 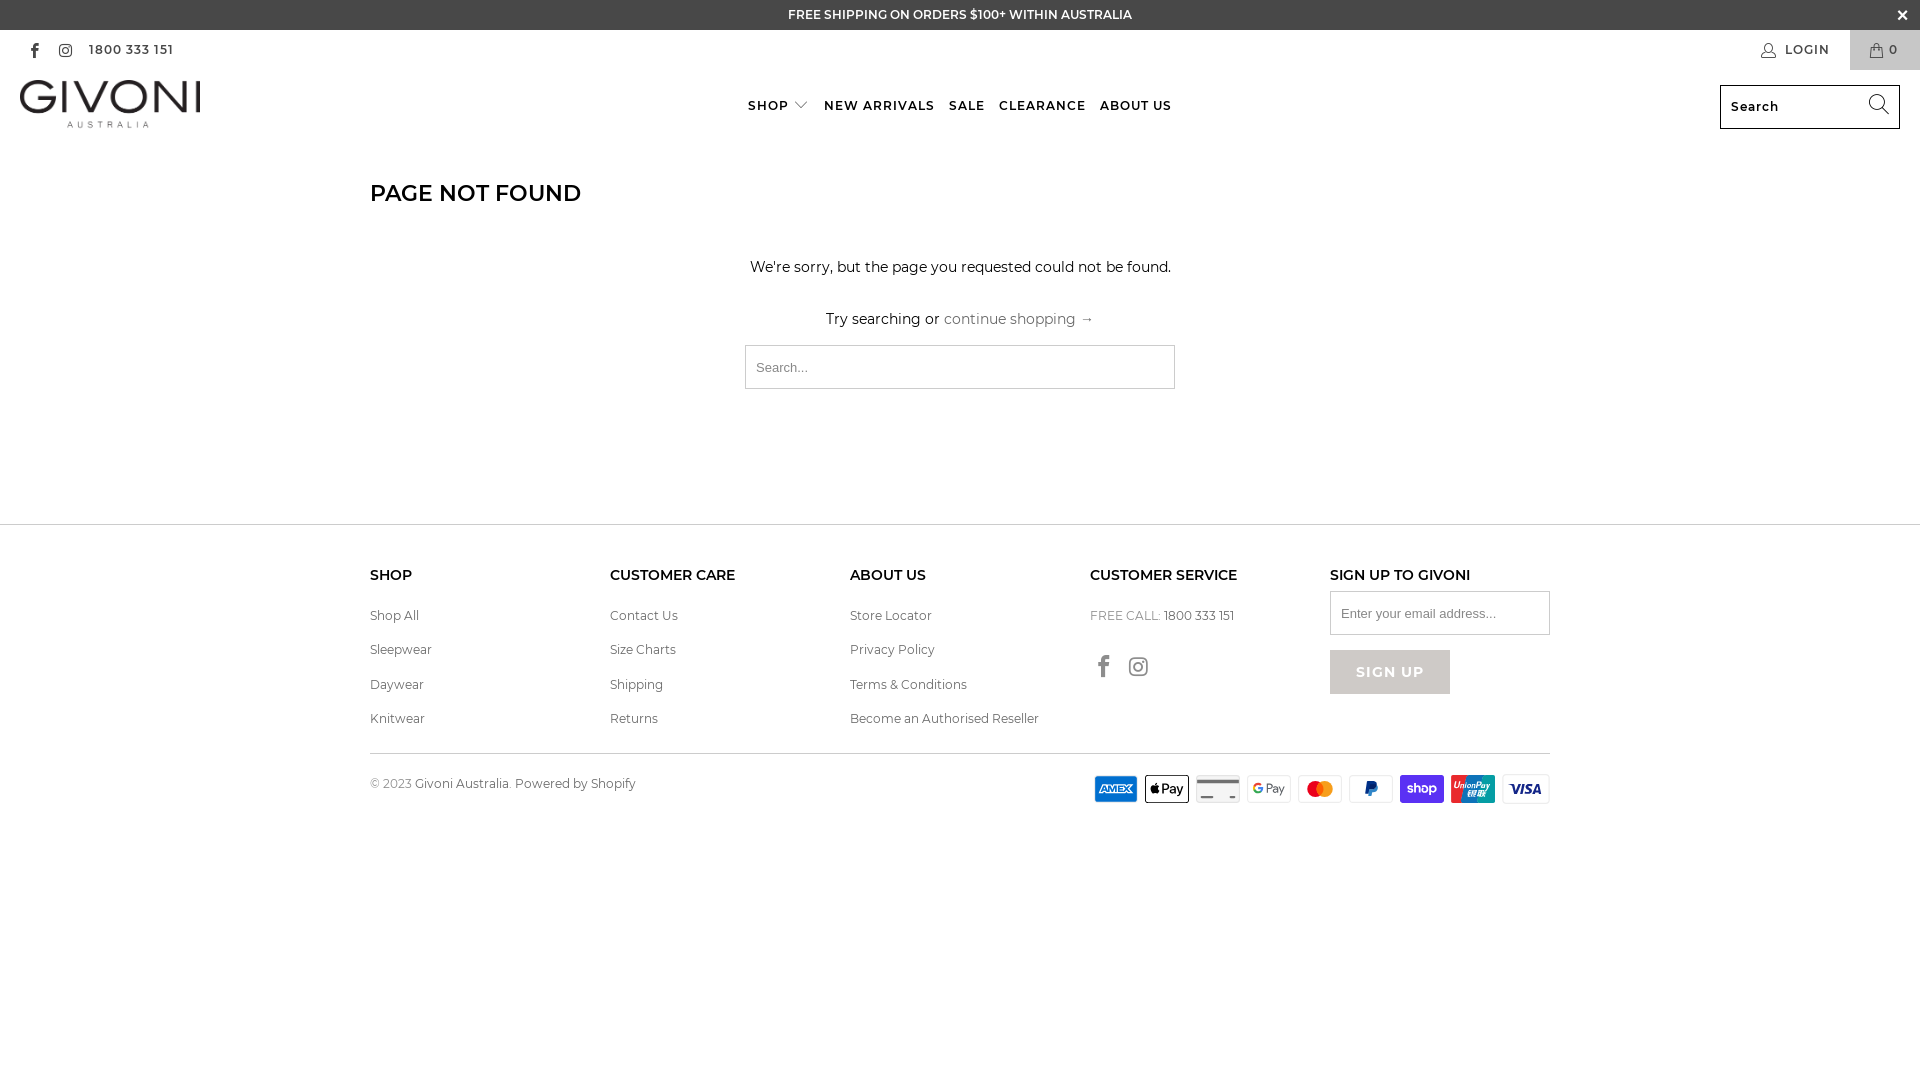 I want to click on 'Givoni Australia on Instagram', so click(x=64, y=48).